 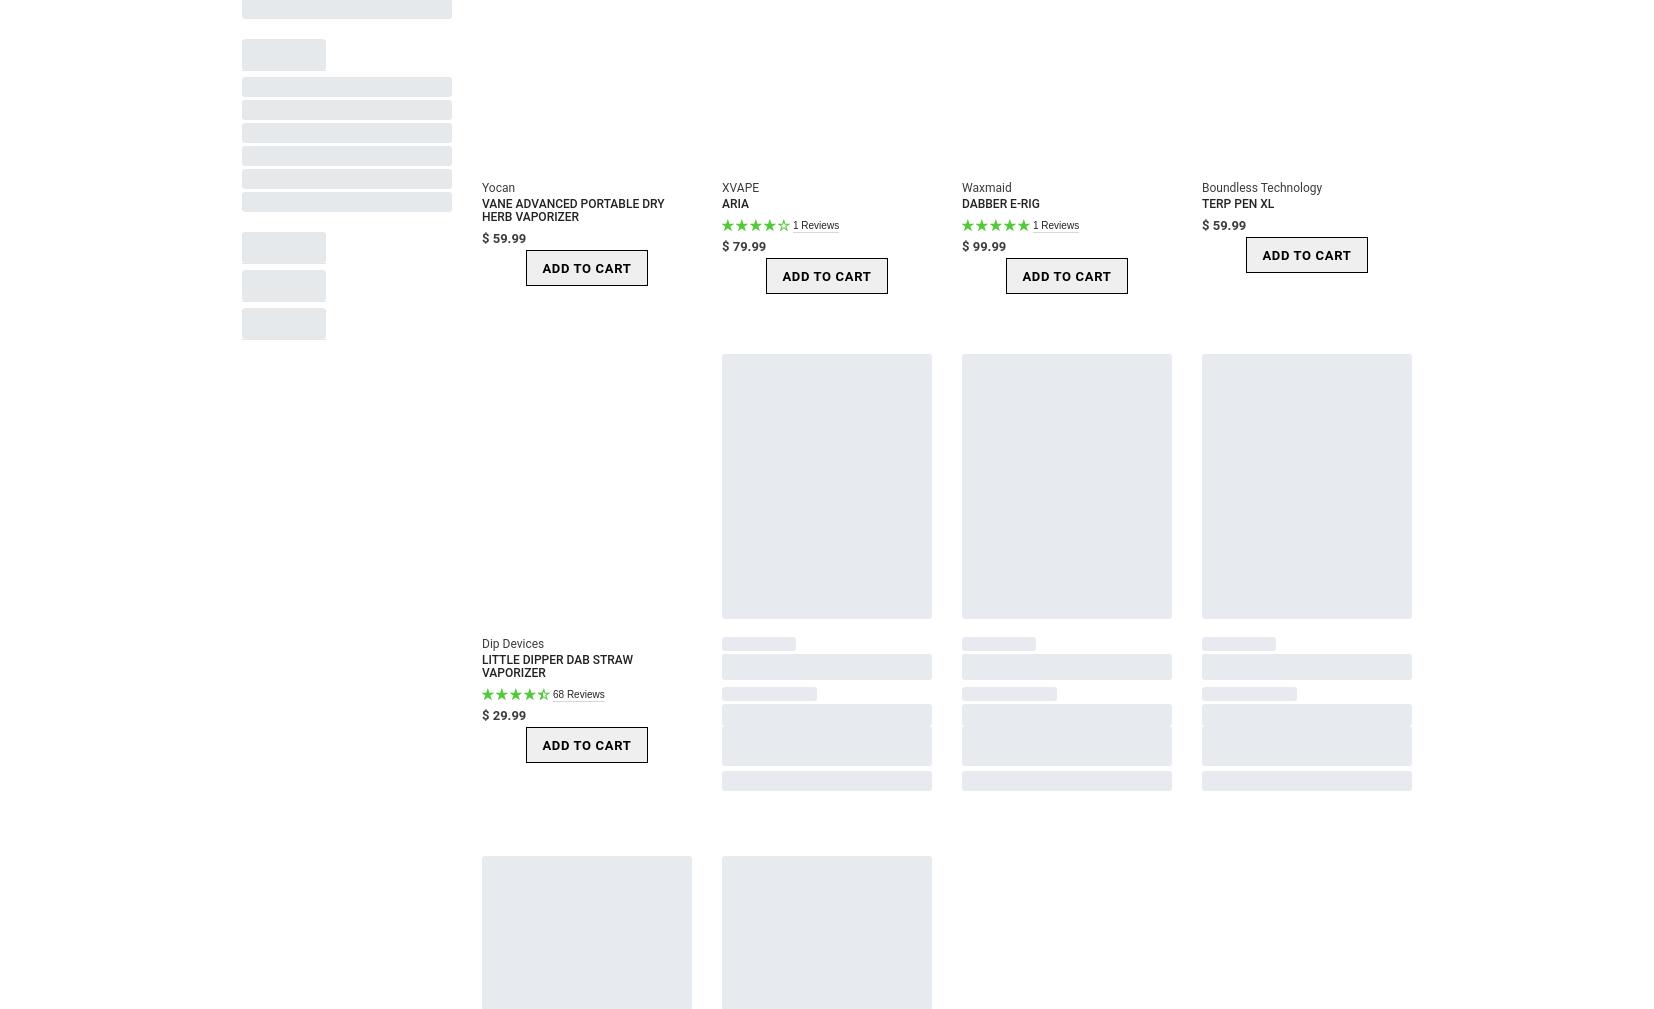 I want to click on 'Tying the entire vaporizer together, the vape is handcrafted using German technology. It even comes with a 3-year warranty. While the Volcano is an amazing desktop vaporizer for dry herbs, it is also compatible with concentrates. It's all the best functionality put into one vape.', so click(x=808, y=365).